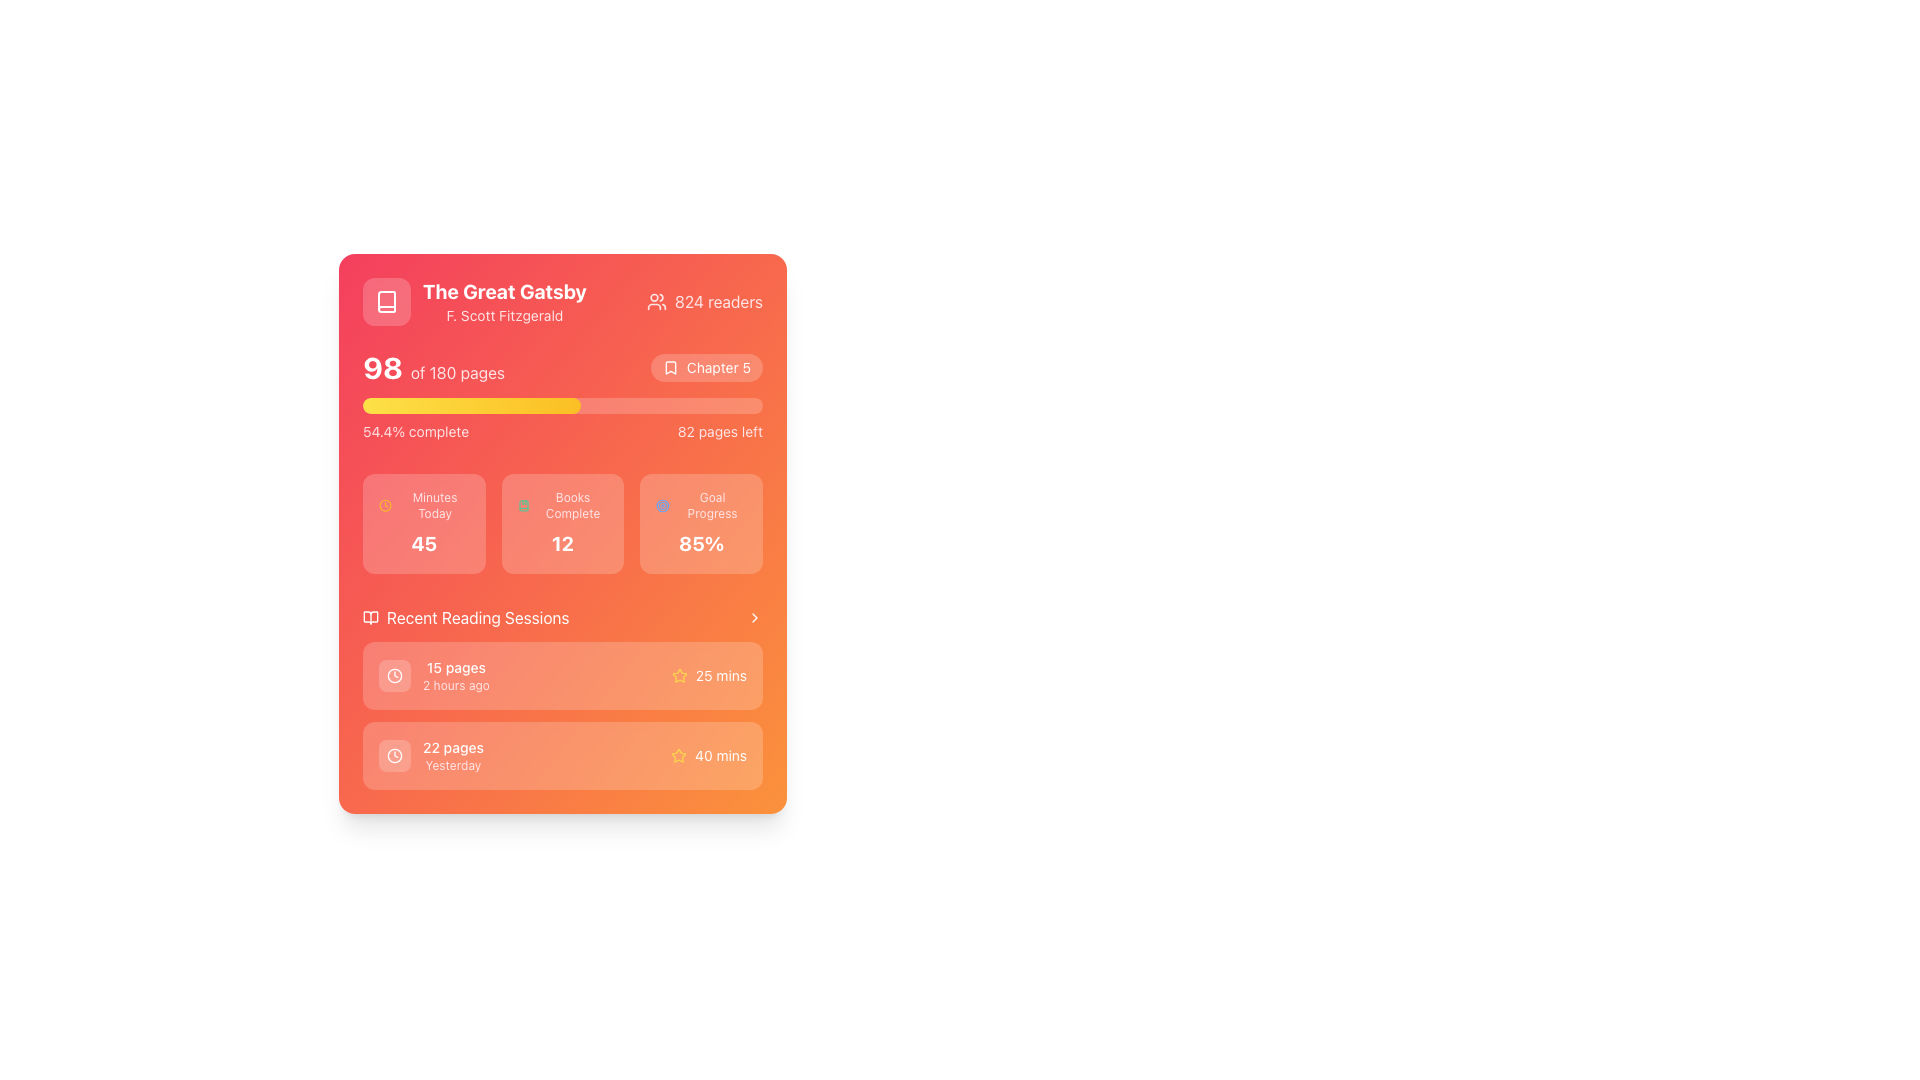 This screenshot has height=1080, width=1920. What do you see at coordinates (387, 301) in the screenshot?
I see `the book icon, which is styled in white and positioned to the left of the text 'The Great Gatsby' on the user interface card` at bounding box center [387, 301].